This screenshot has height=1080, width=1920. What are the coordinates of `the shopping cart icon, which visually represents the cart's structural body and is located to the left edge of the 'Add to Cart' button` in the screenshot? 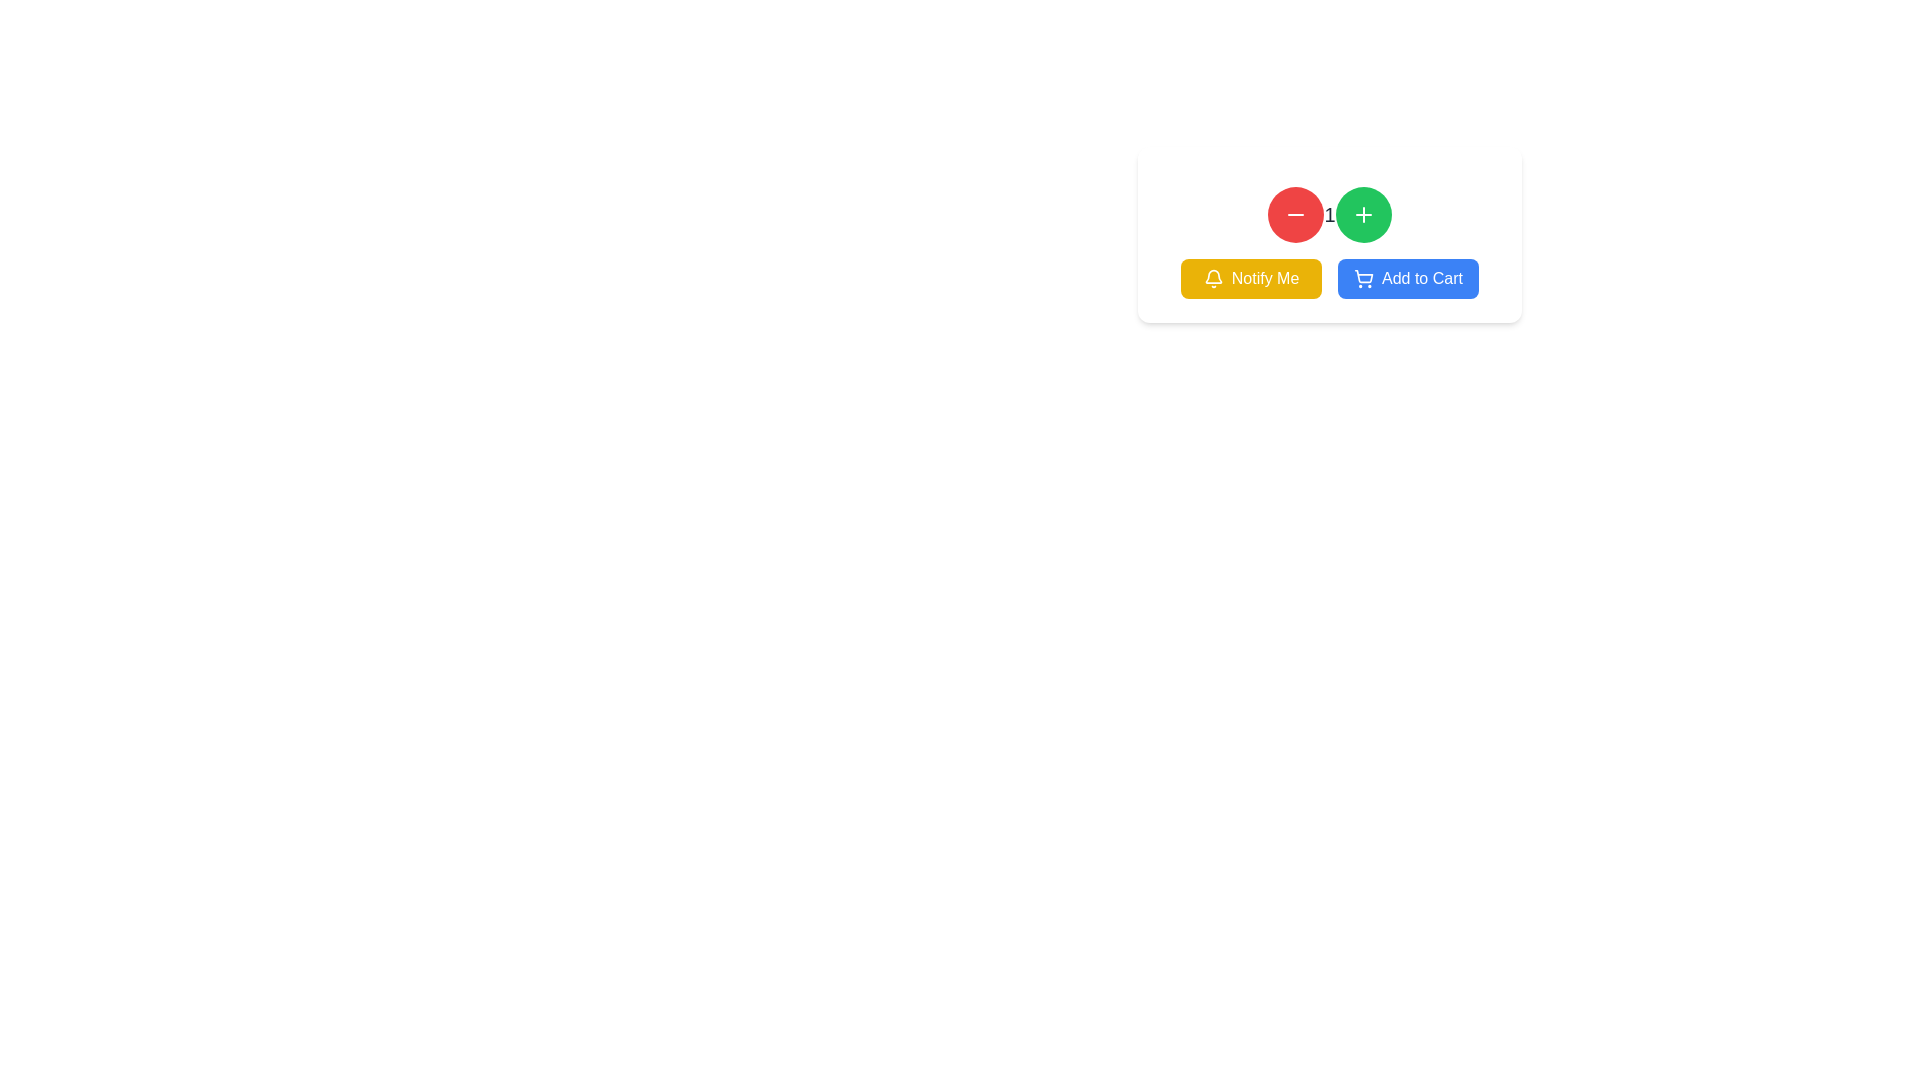 It's located at (1362, 276).